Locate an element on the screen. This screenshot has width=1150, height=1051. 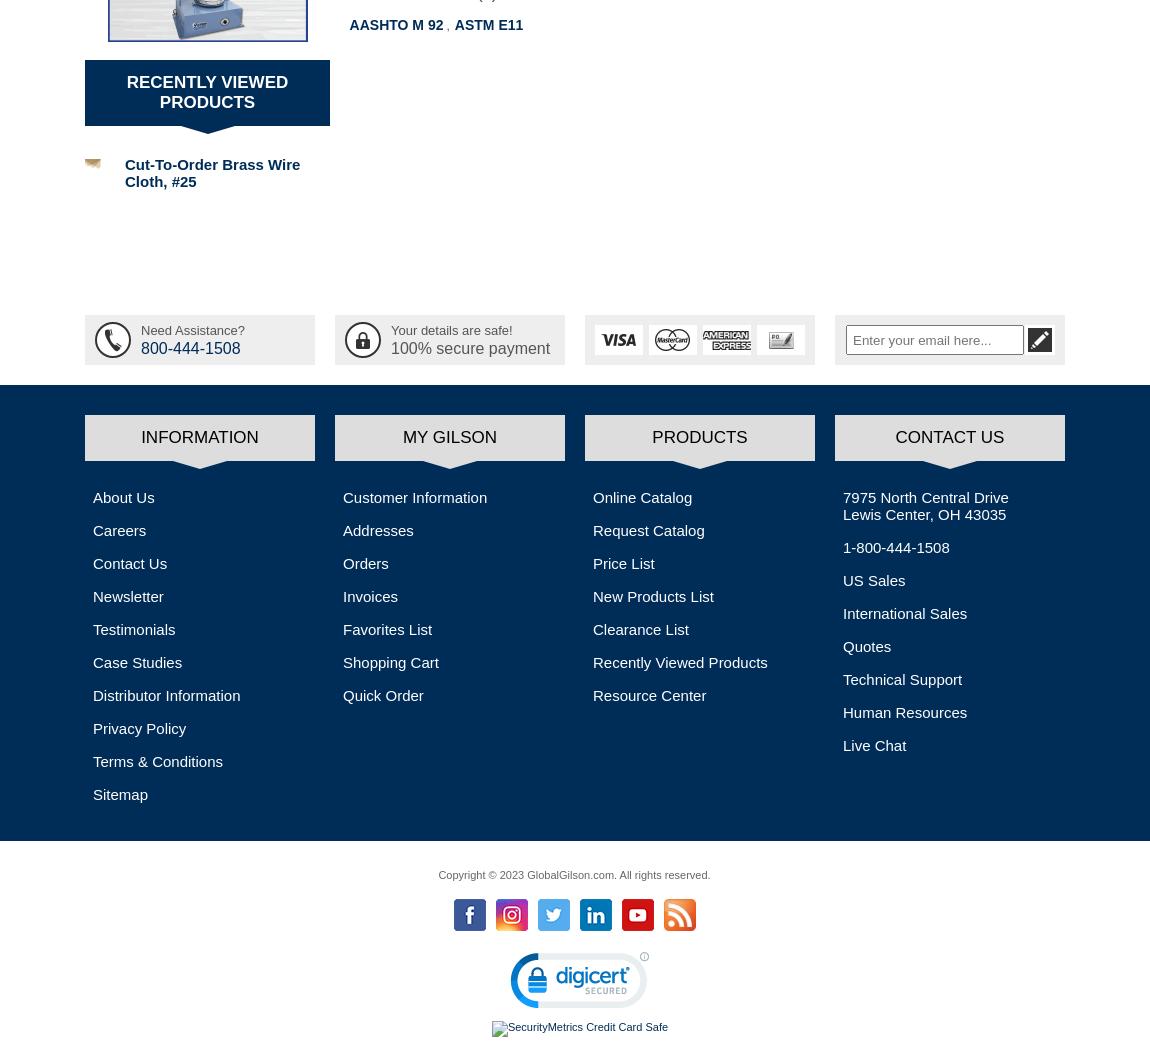
'AASHTO M 92' is located at coordinates (395, 25).